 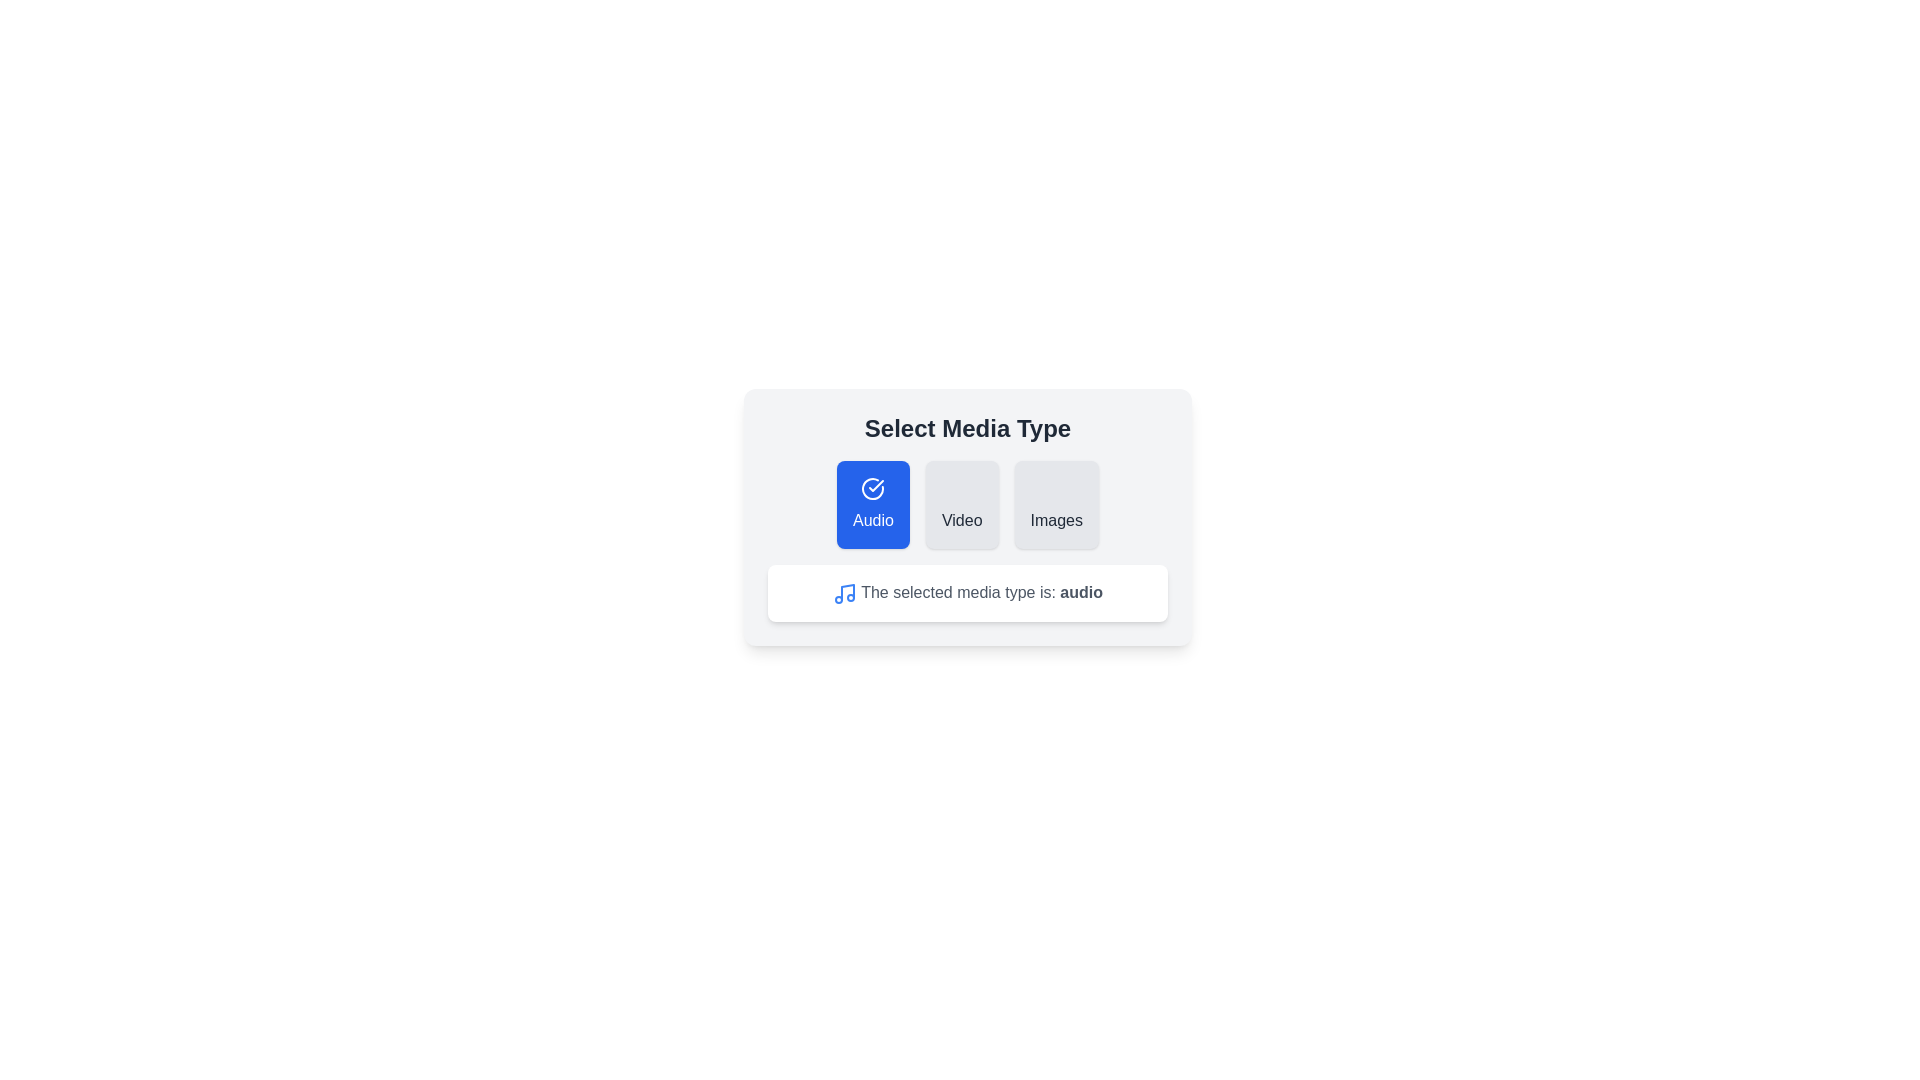 What do you see at coordinates (873, 519) in the screenshot?
I see `the text label within the first button from the left that represents the 'audio' option, located under the 'Select Media Type' heading` at bounding box center [873, 519].